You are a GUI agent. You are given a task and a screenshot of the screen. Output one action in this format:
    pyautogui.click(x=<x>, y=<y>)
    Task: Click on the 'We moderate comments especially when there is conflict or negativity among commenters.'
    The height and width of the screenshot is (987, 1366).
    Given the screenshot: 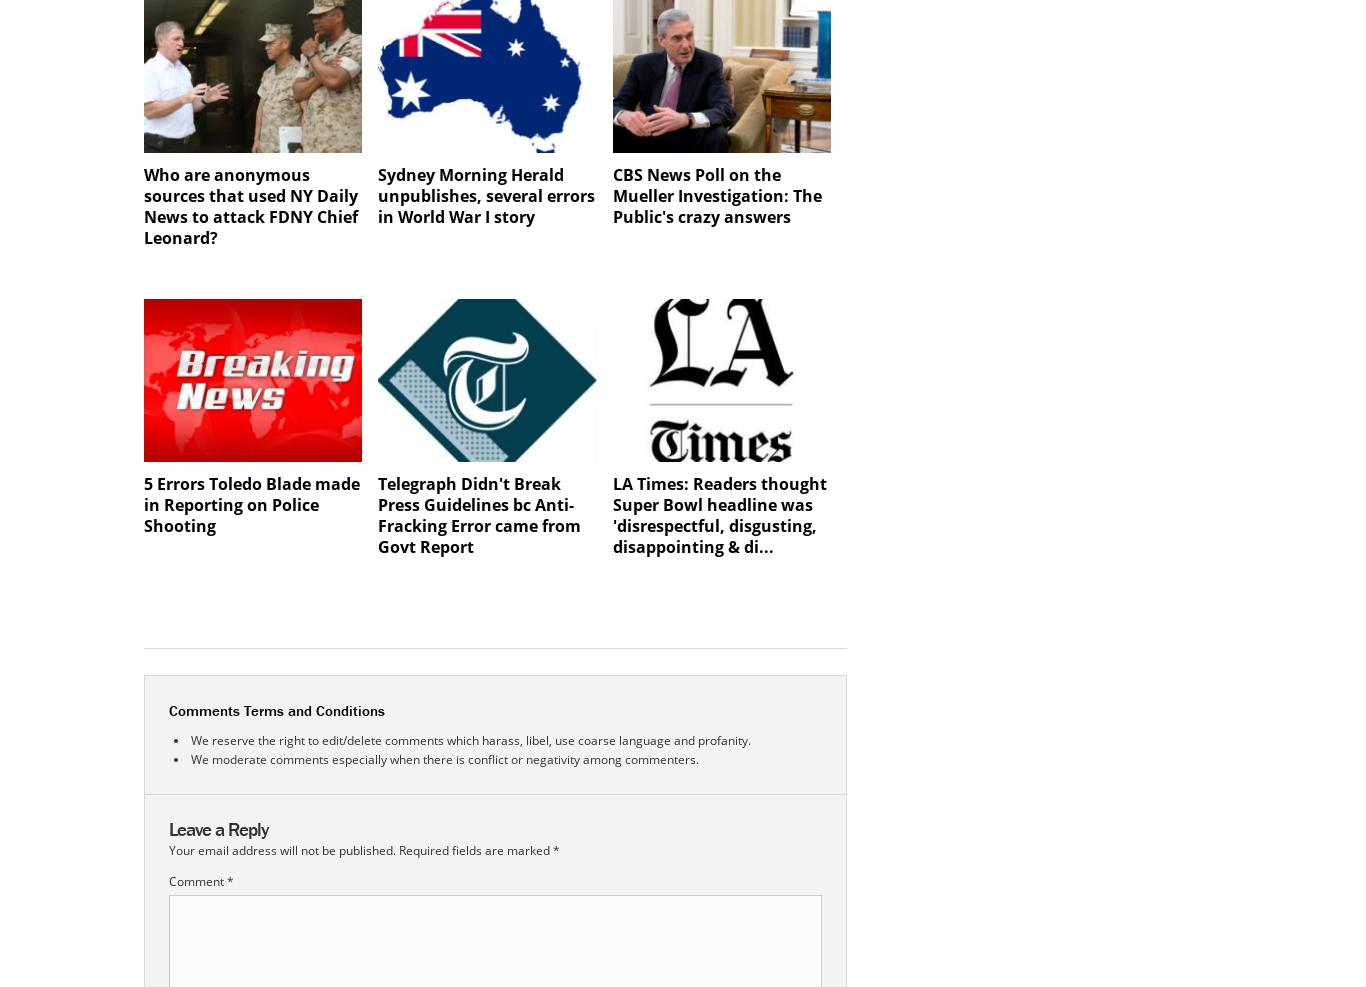 What is the action you would take?
    pyautogui.click(x=189, y=758)
    